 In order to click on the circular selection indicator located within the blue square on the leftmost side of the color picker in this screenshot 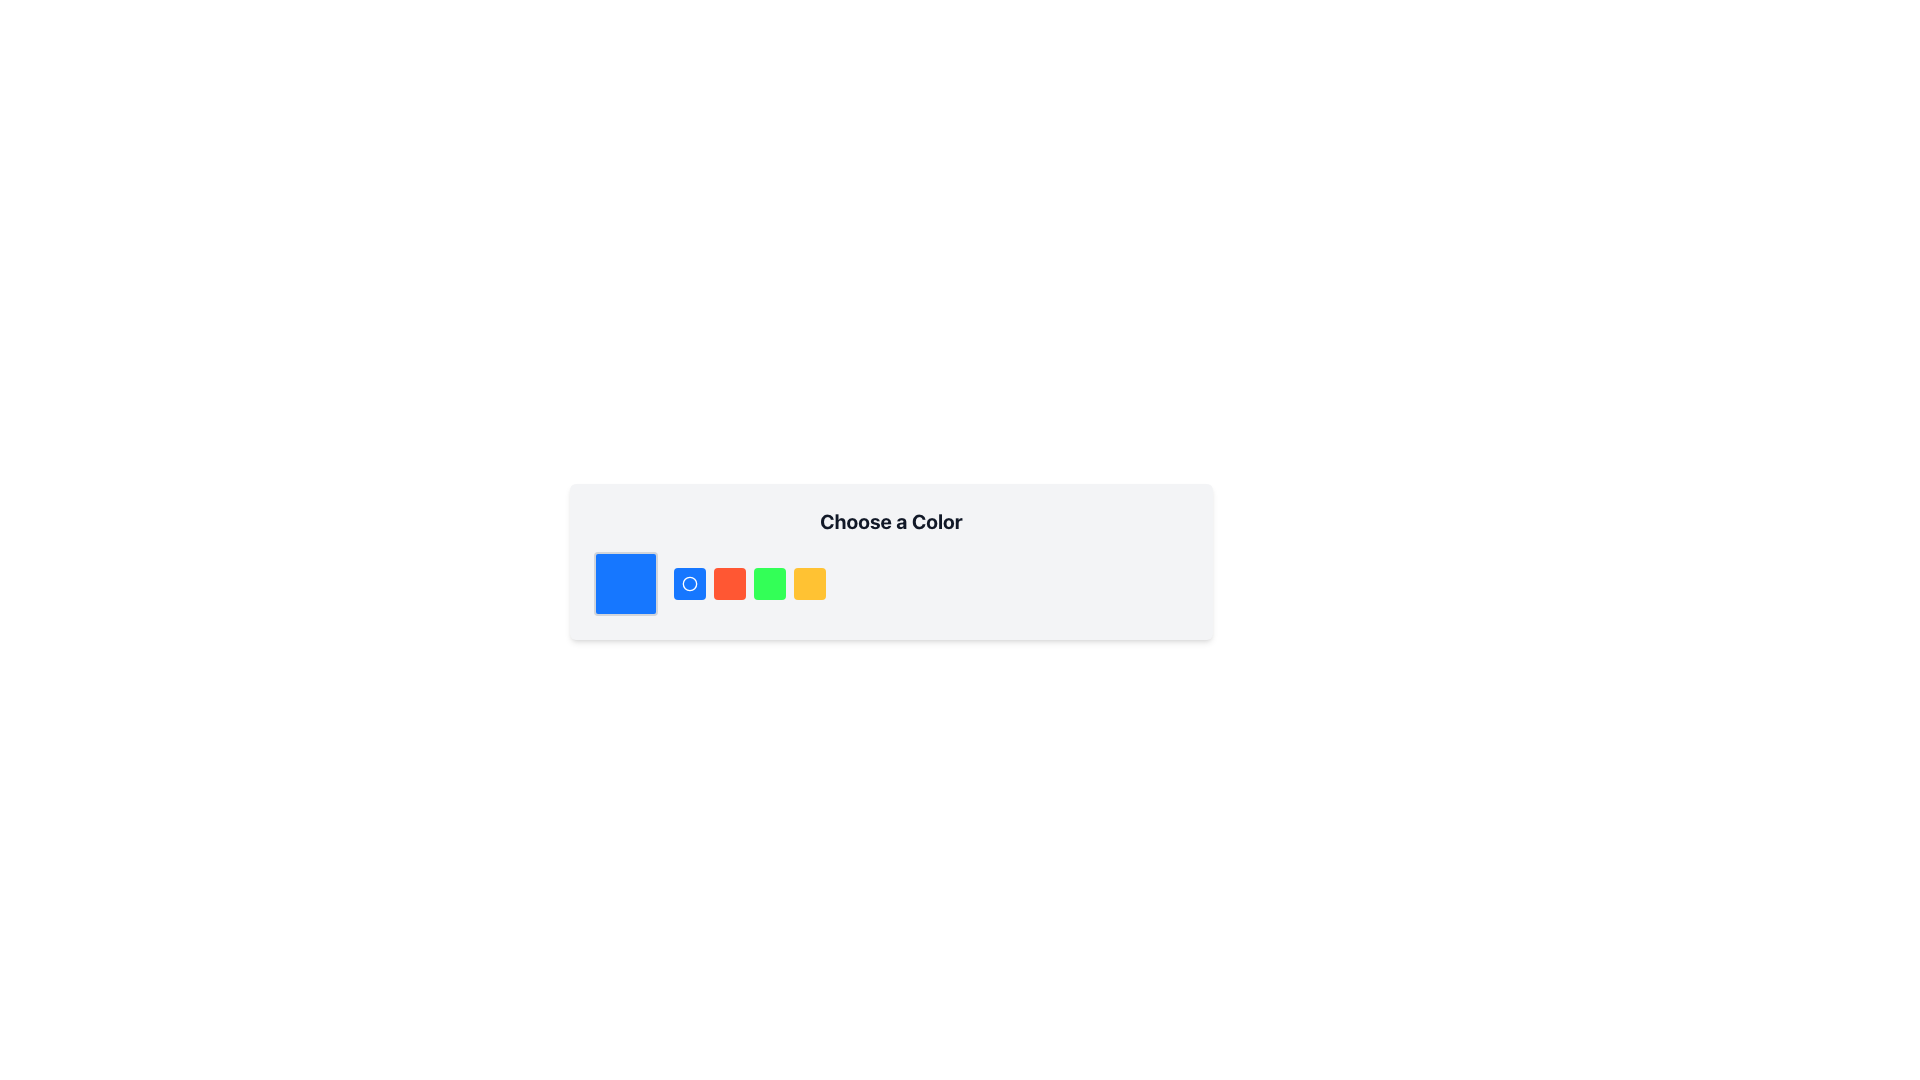, I will do `click(690, 583)`.